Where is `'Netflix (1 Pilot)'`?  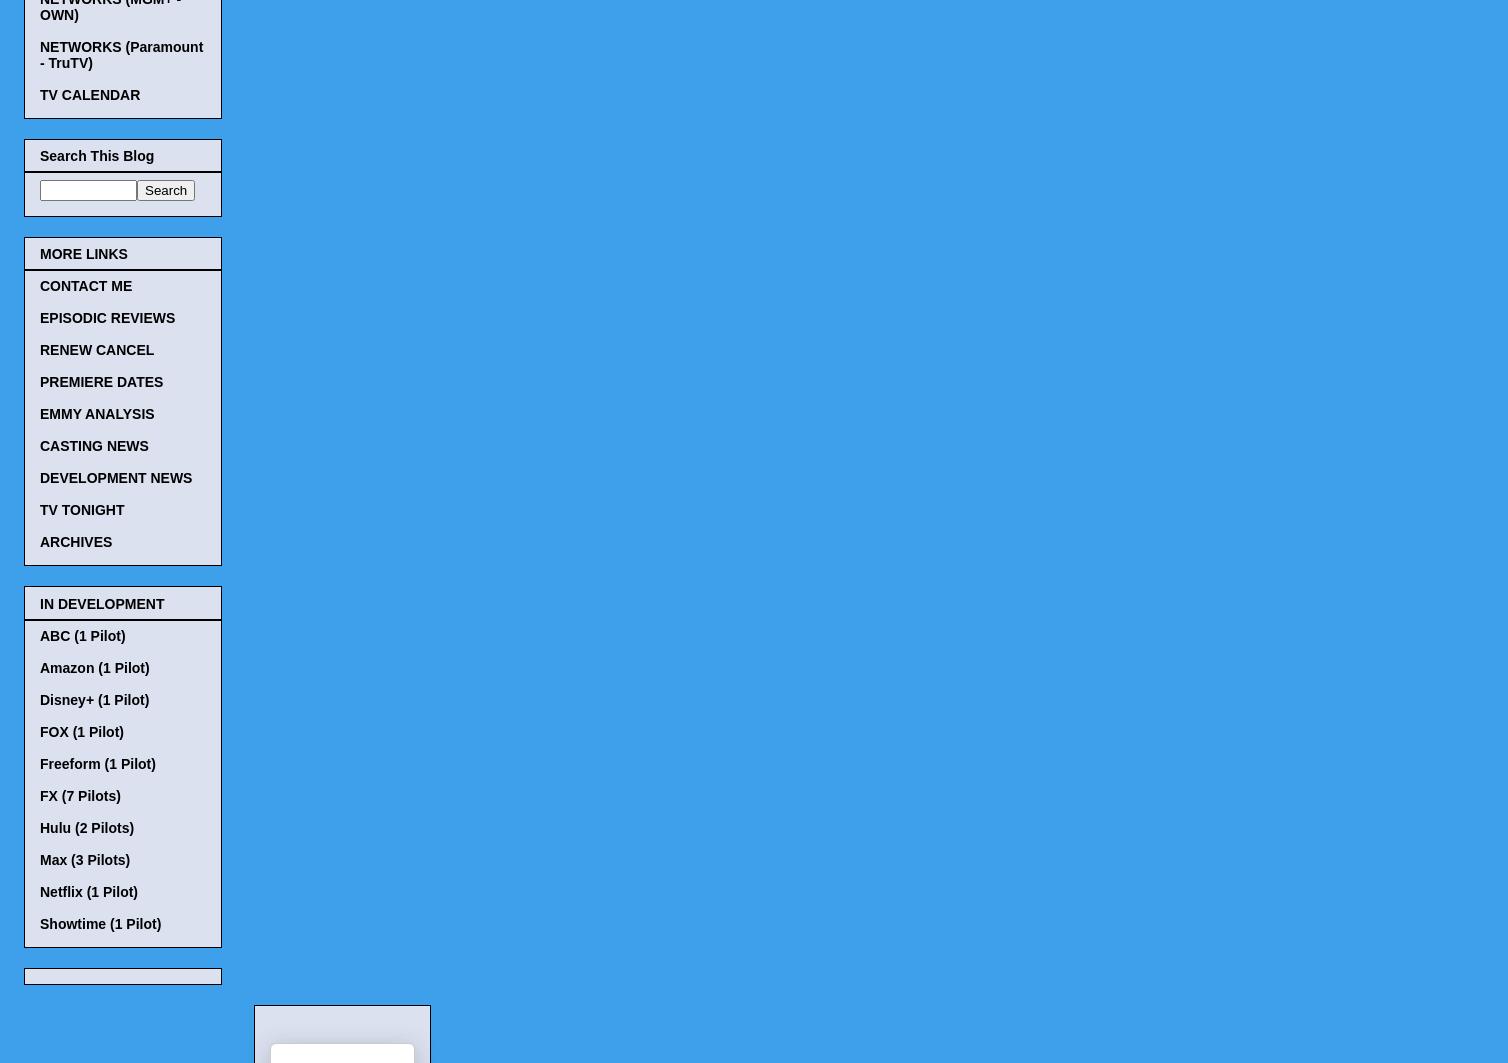
'Netflix (1 Pilot)' is located at coordinates (88, 890).